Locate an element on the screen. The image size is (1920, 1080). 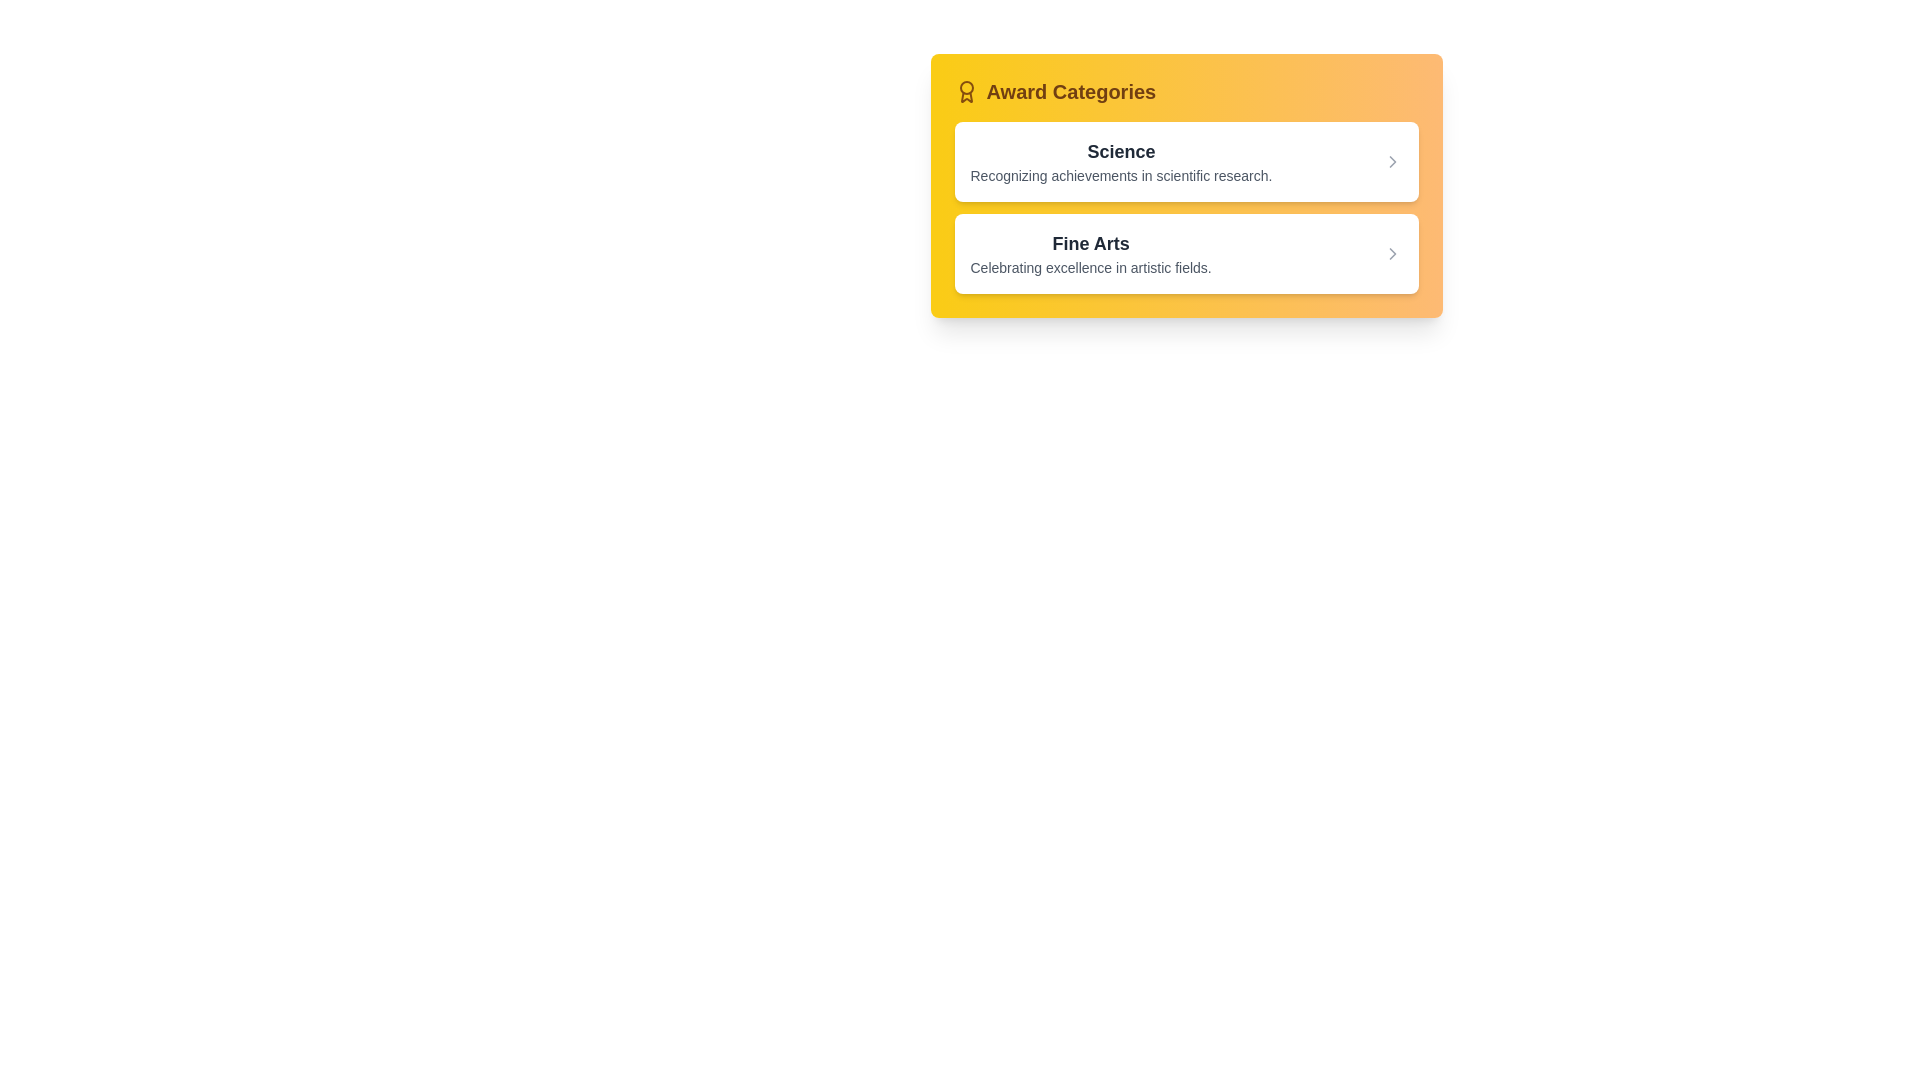
the descriptive subtitle for the 'Science' category within the interactive card-like structure is located at coordinates (1121, 175).